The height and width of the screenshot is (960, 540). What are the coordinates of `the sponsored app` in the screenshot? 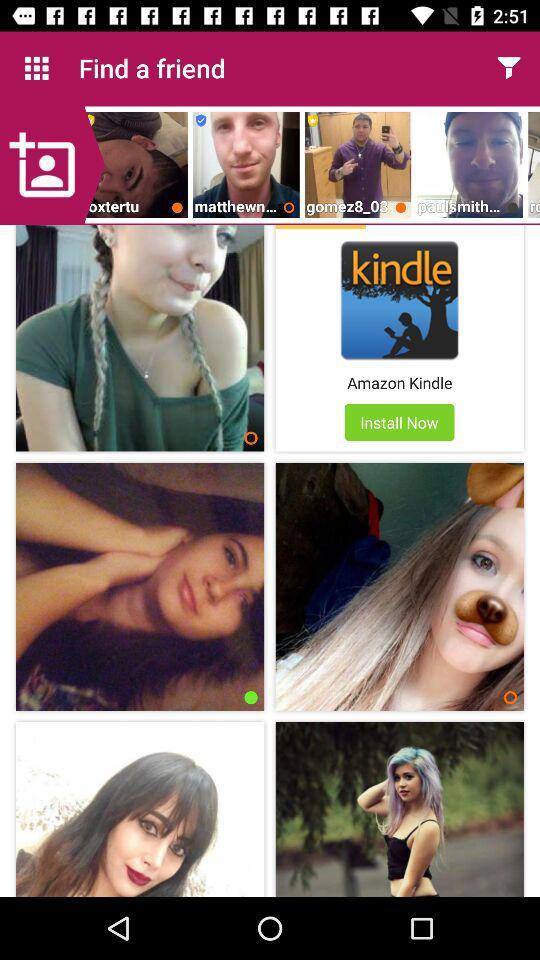 It's located at (320, 227).